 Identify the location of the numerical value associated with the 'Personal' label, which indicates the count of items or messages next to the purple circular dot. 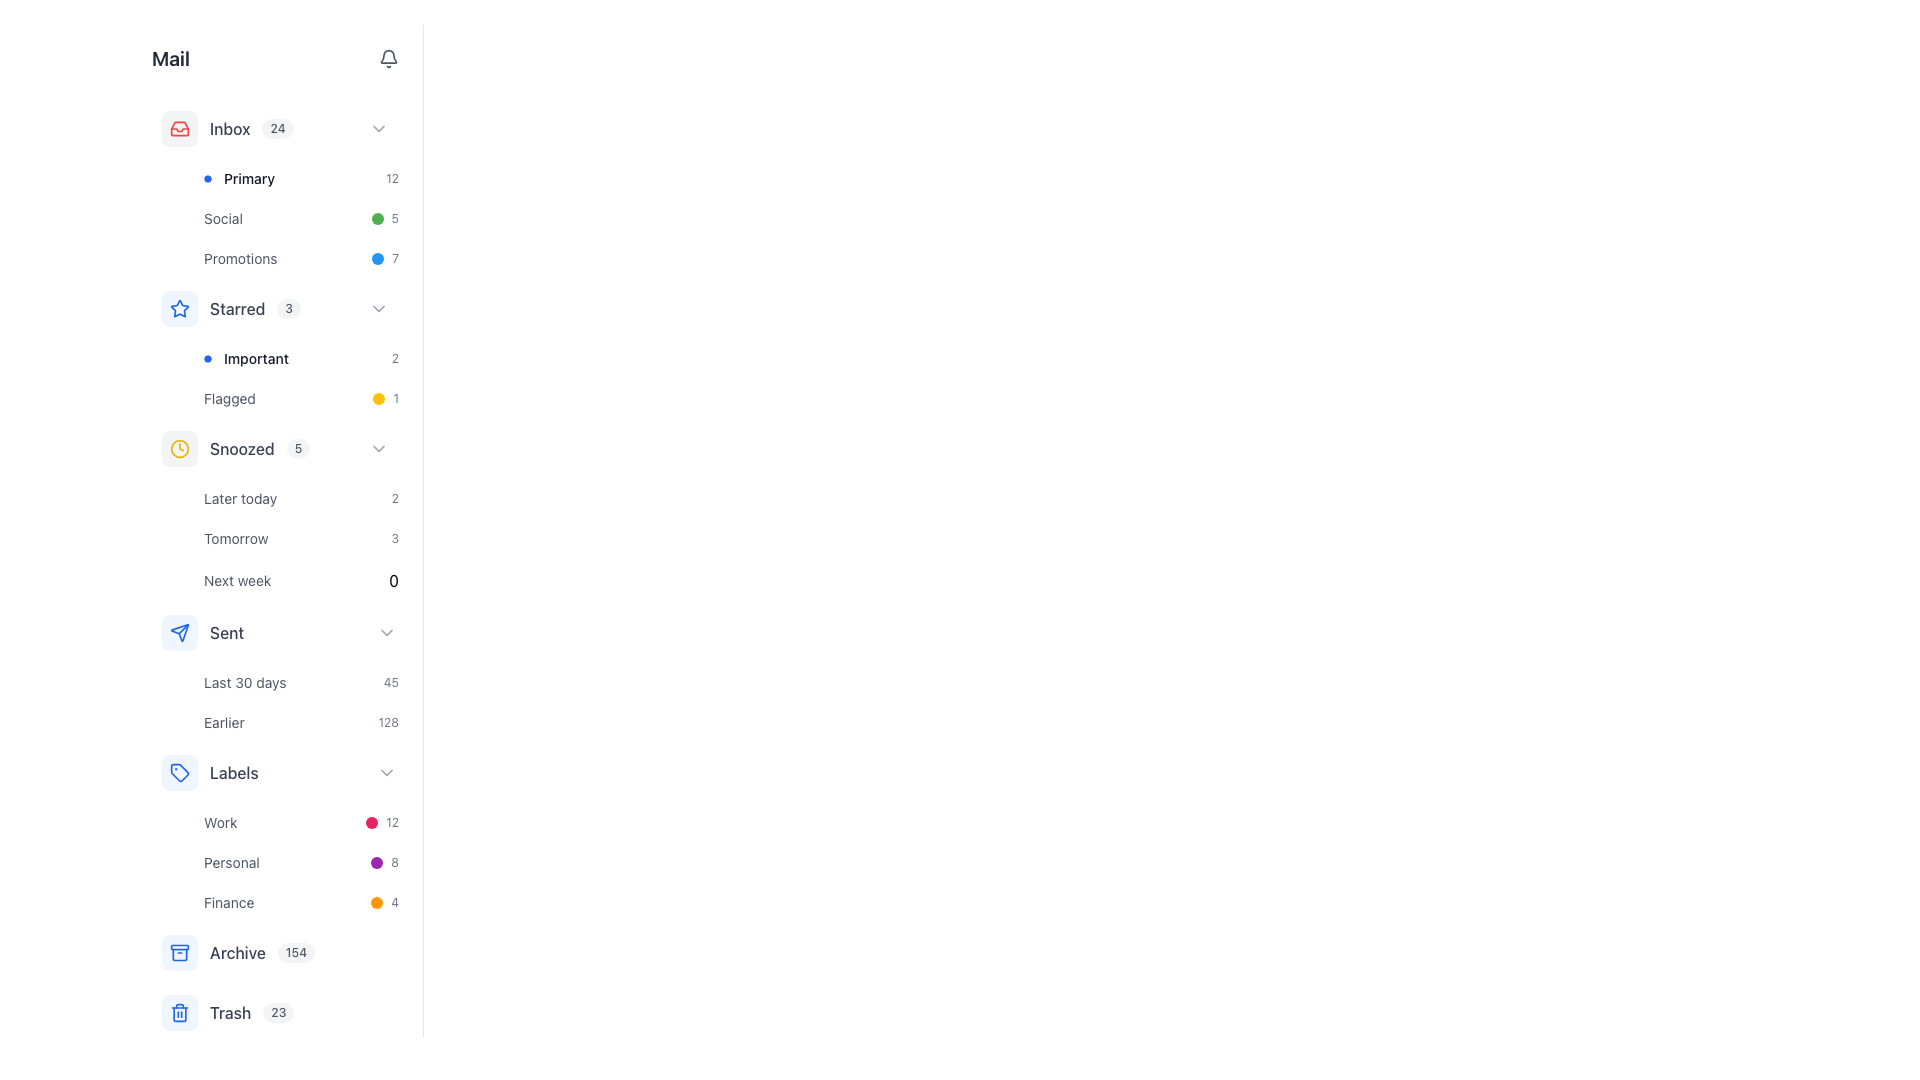
(385, 862).